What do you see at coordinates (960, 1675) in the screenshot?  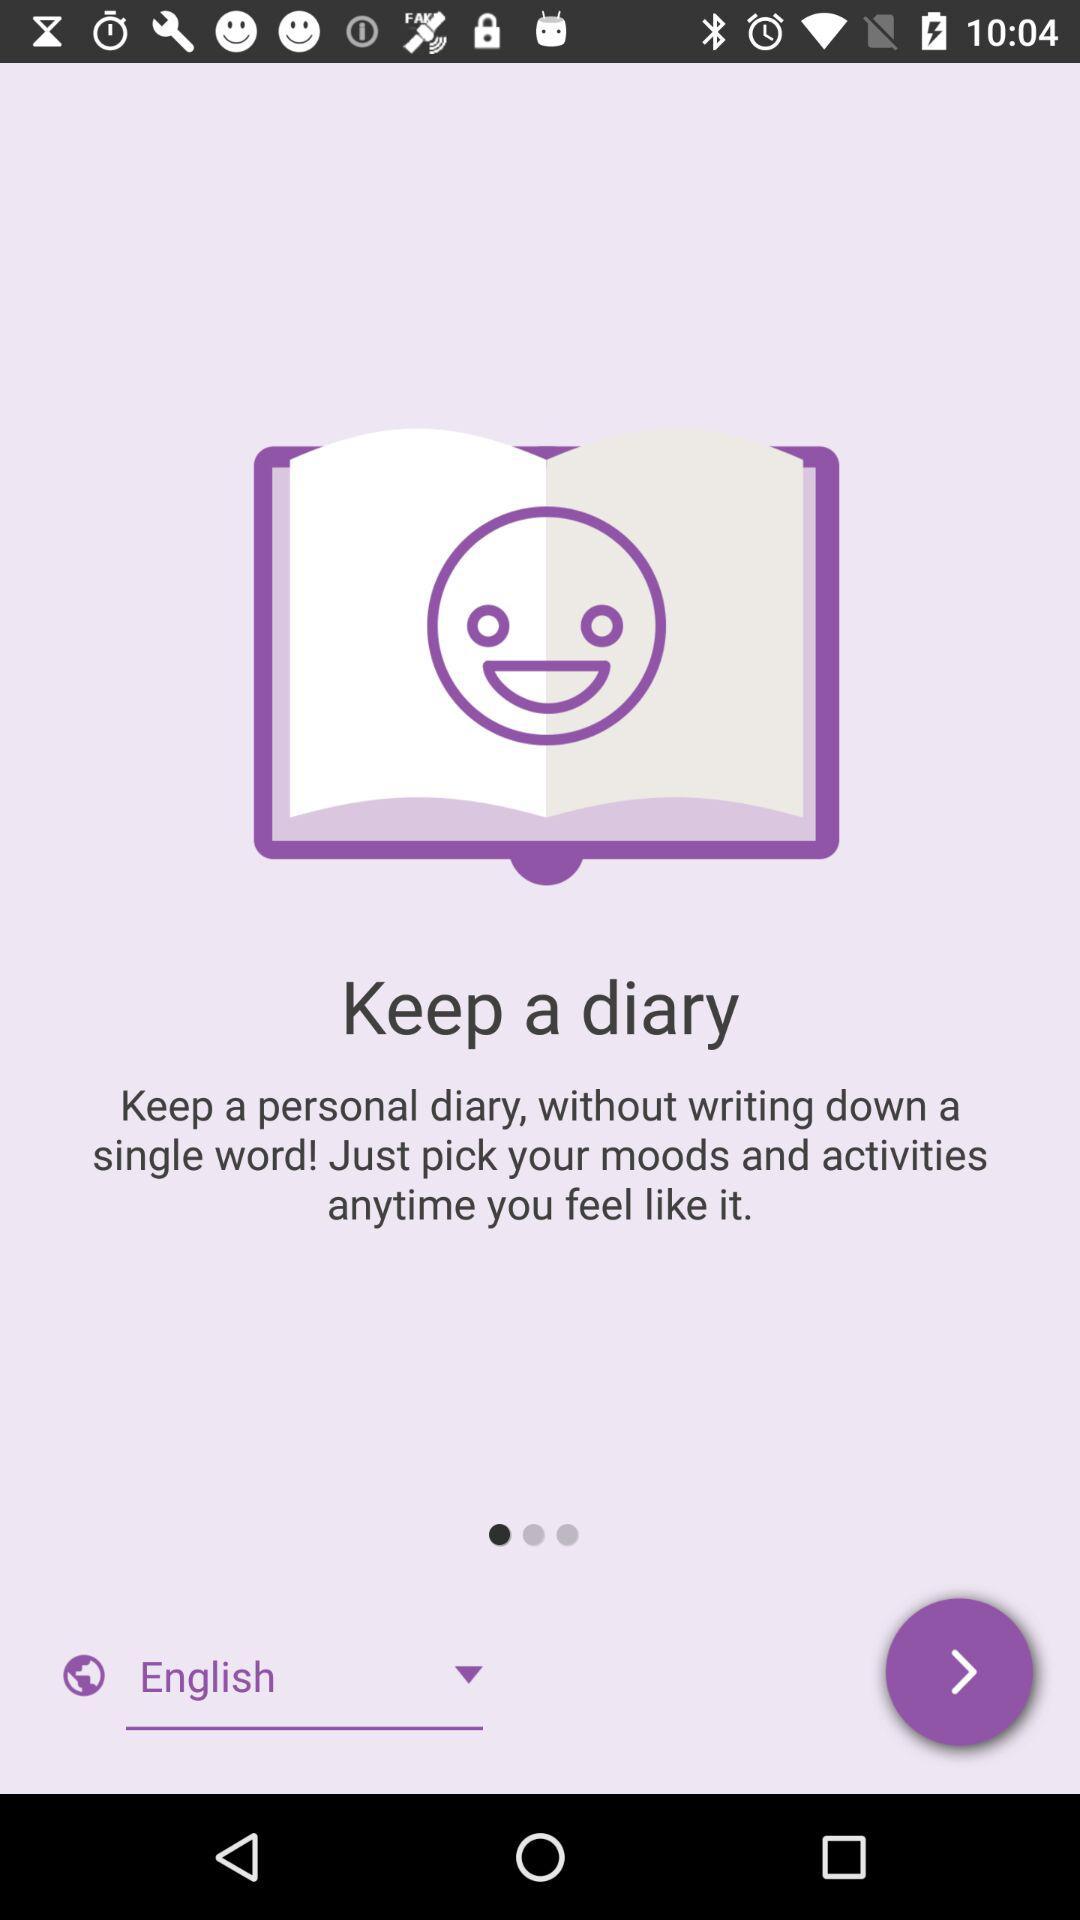 I see `proceed to next page` at bounding box center [960, 1675].